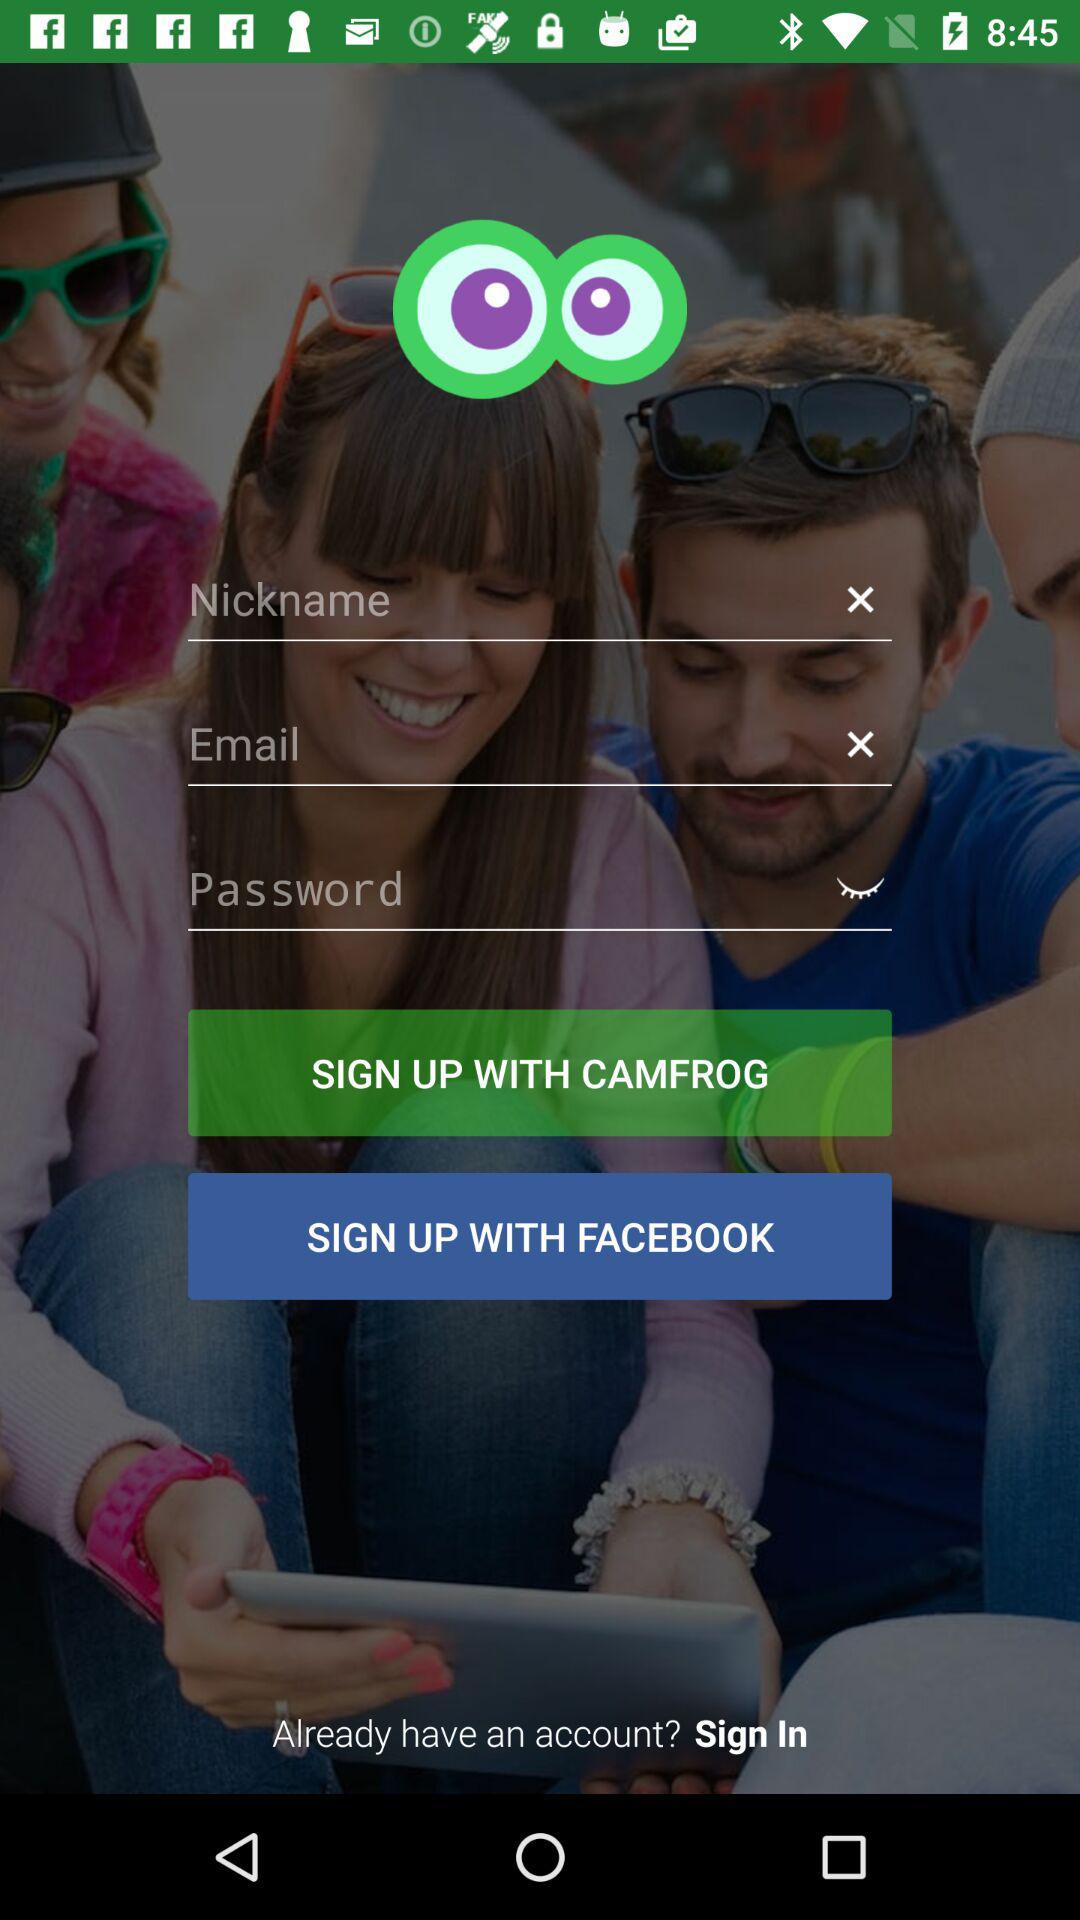  What do you see at coordinates (859, 598) in the screenshot?
I see `clear text` at bounding box center [859, 598].